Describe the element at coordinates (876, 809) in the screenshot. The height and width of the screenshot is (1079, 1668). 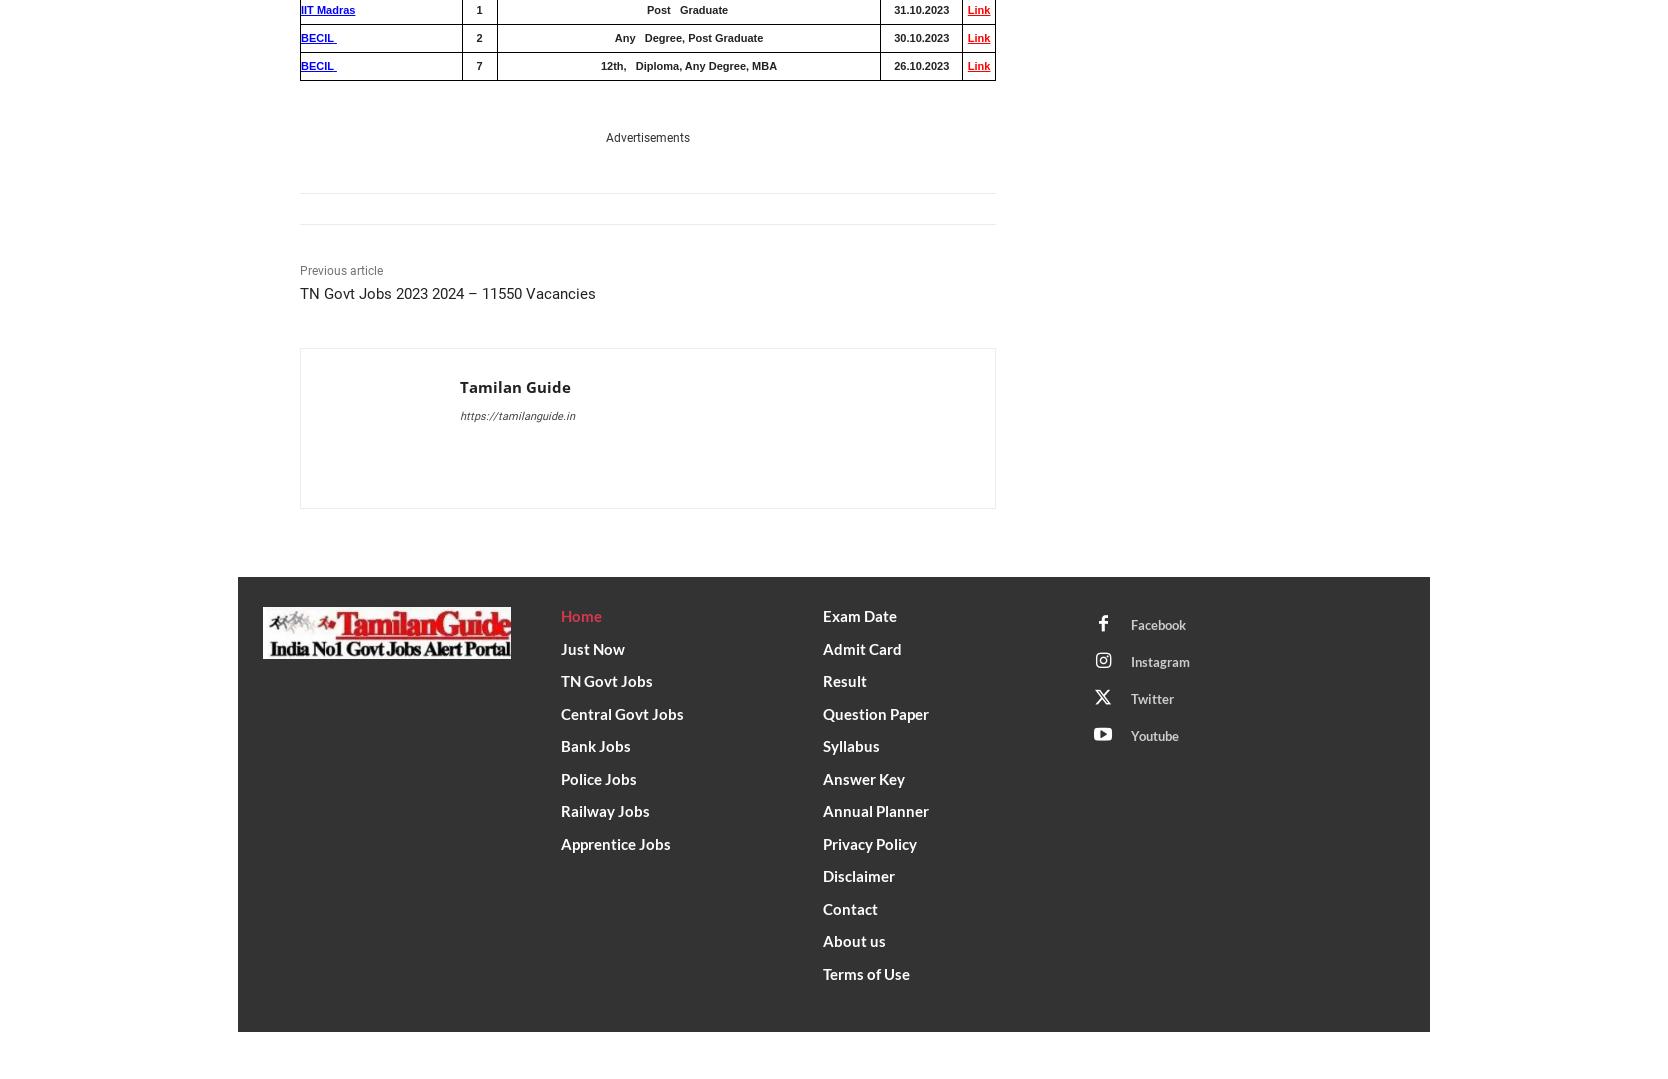
I see `'Annual Planner'` at that location.